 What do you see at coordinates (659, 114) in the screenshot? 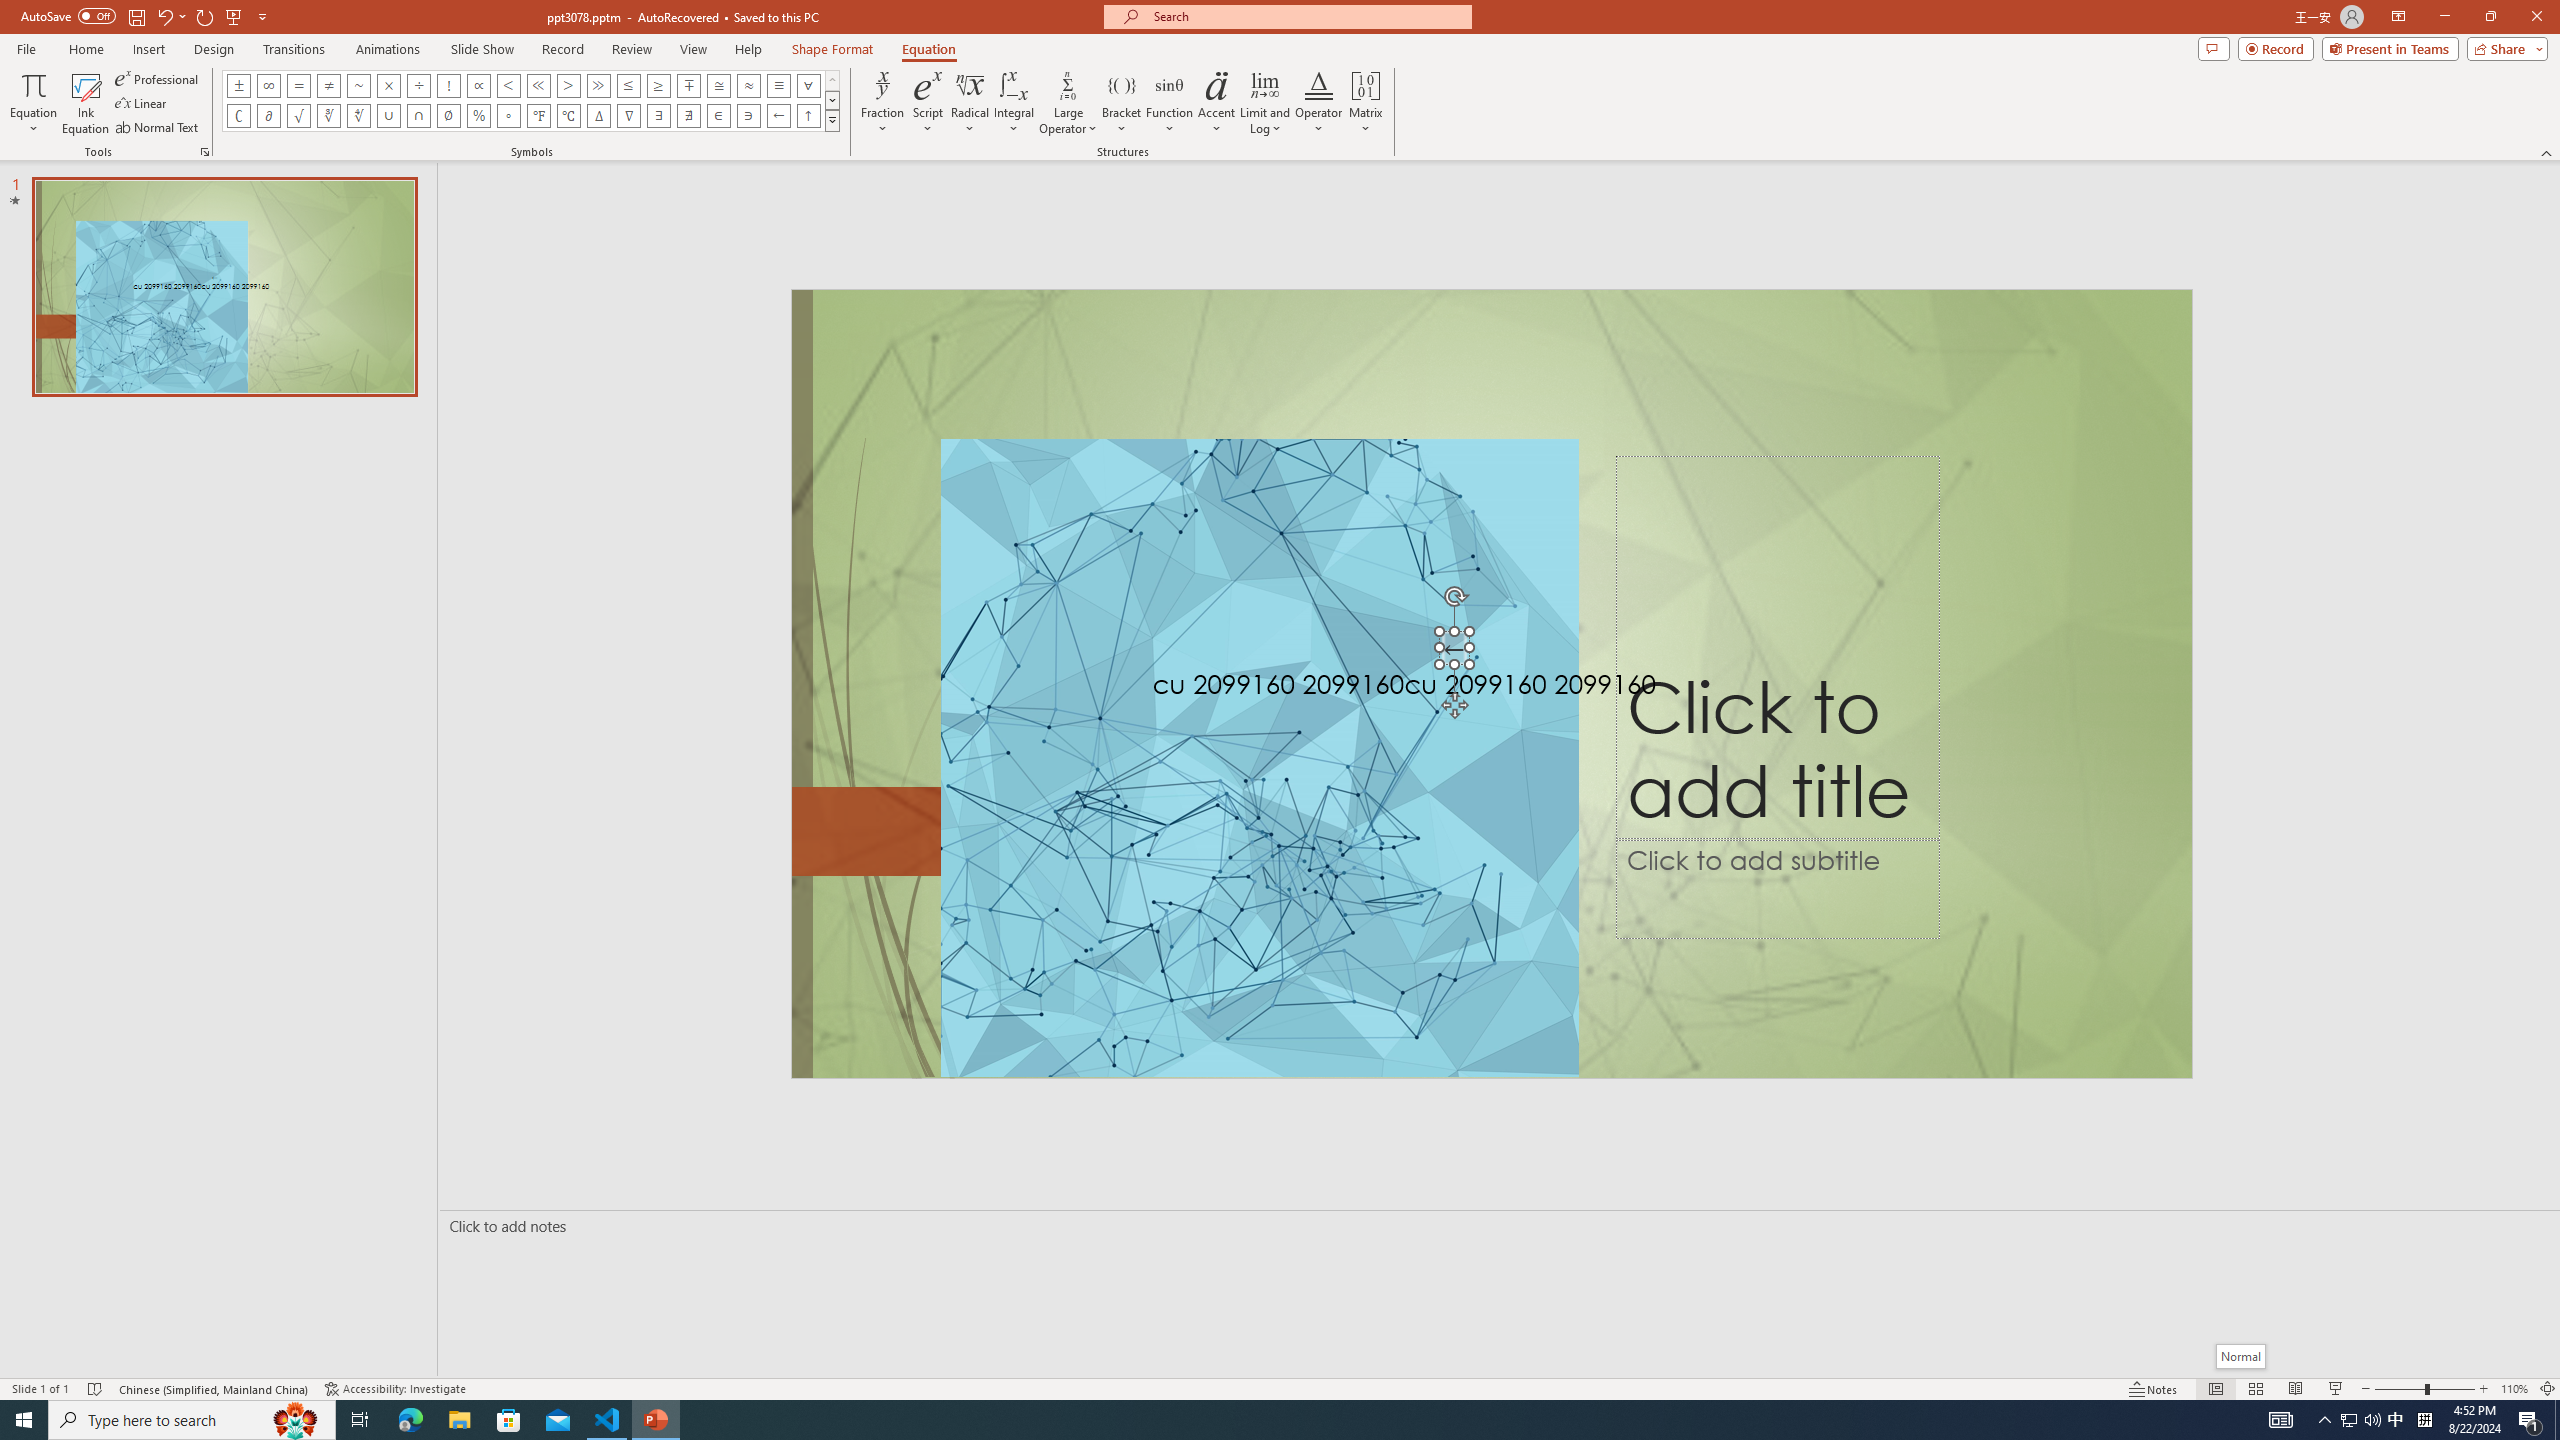
I see `'Equation Symbol There Exists'` at bounding box center [659, 114].